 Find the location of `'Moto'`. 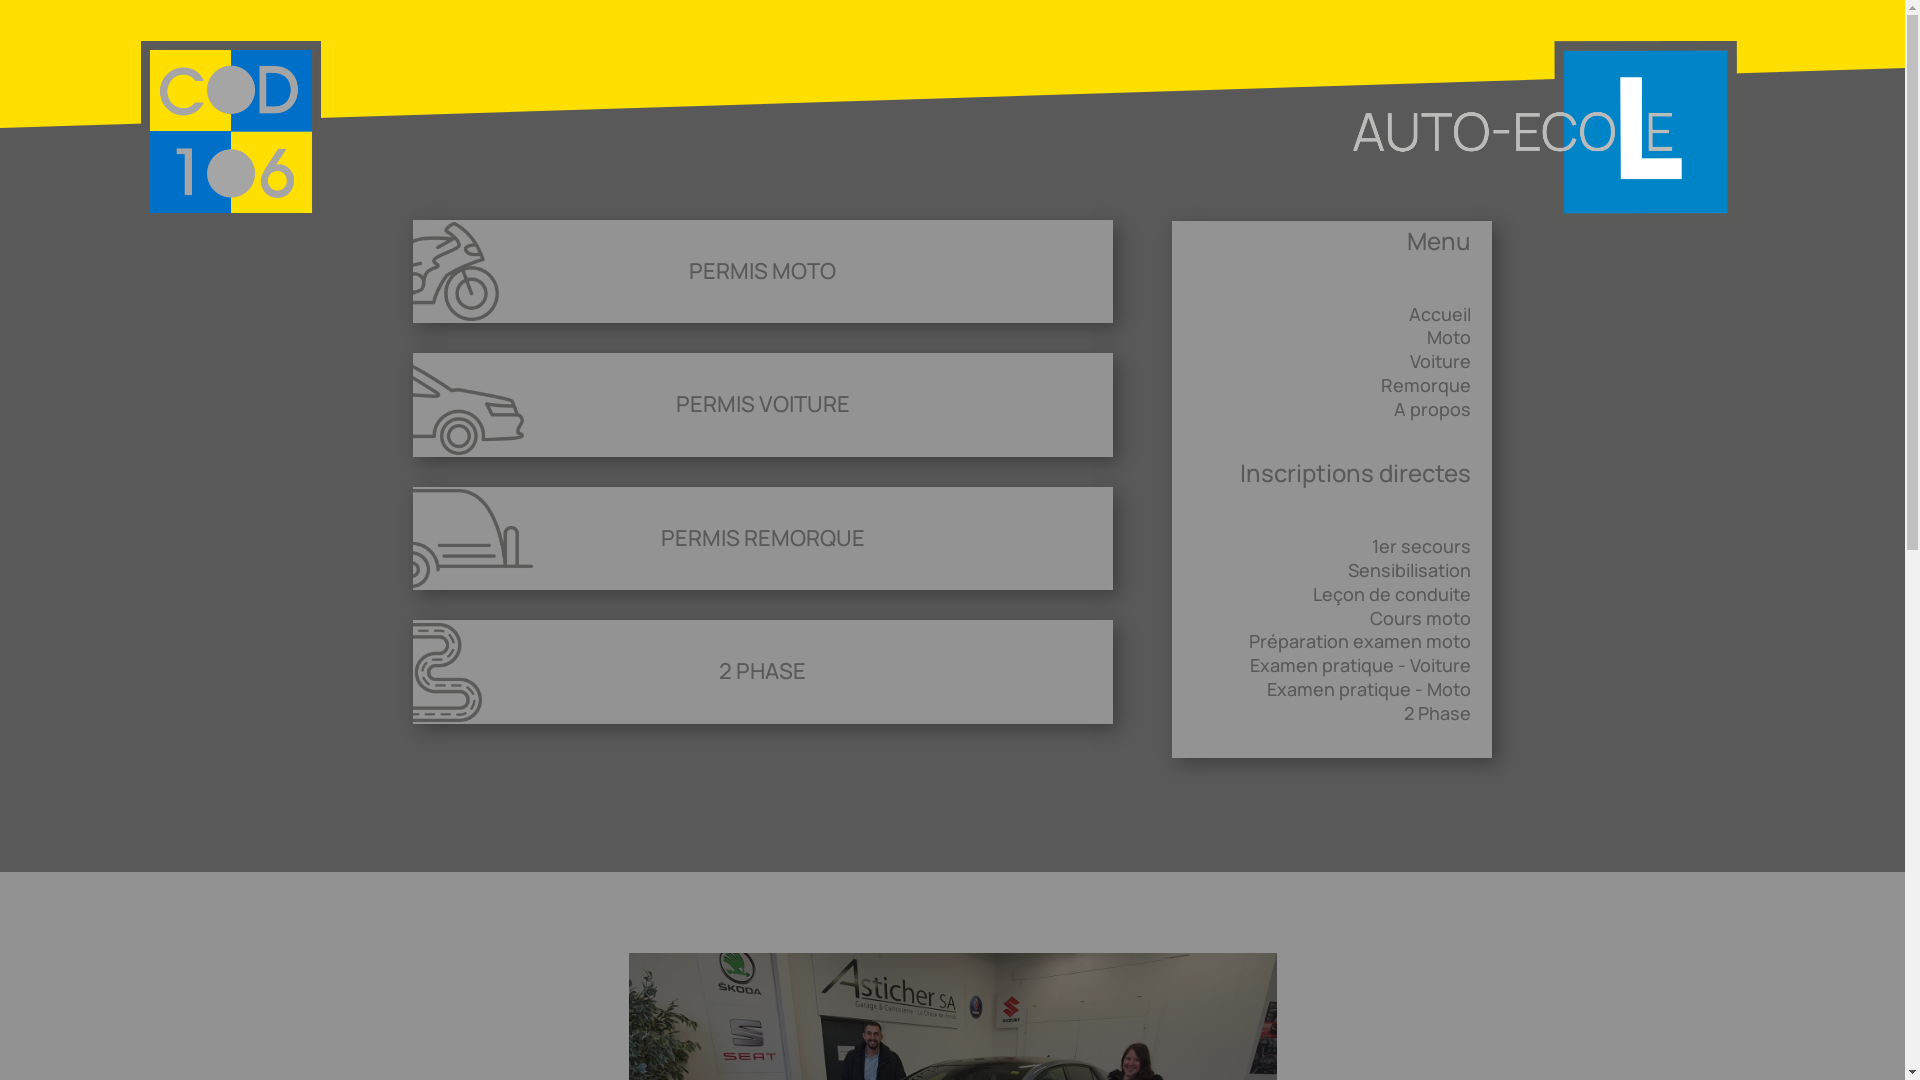

'Moto' is located at coordinates (1425, 335).